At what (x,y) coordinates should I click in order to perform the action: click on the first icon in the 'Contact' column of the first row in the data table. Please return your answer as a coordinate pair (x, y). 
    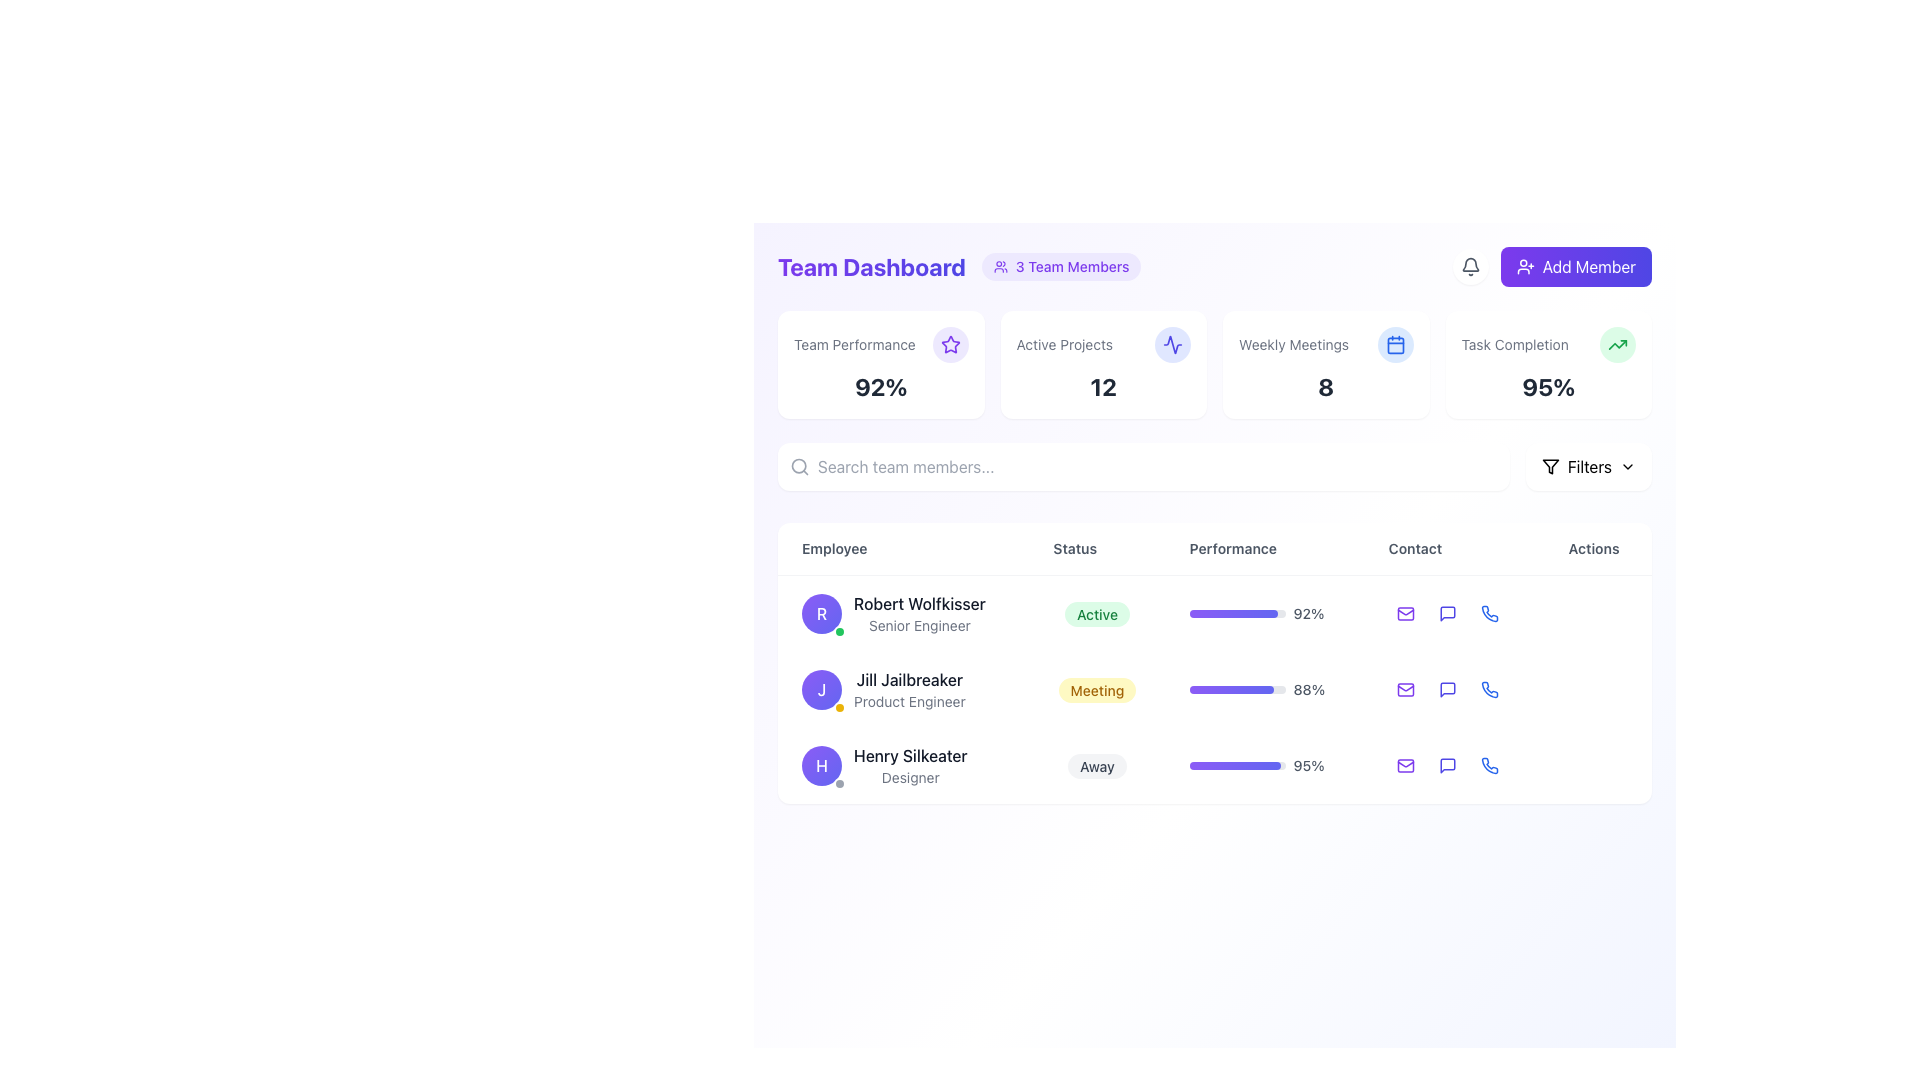
    Looking at the image, I should click on (1404, 612).